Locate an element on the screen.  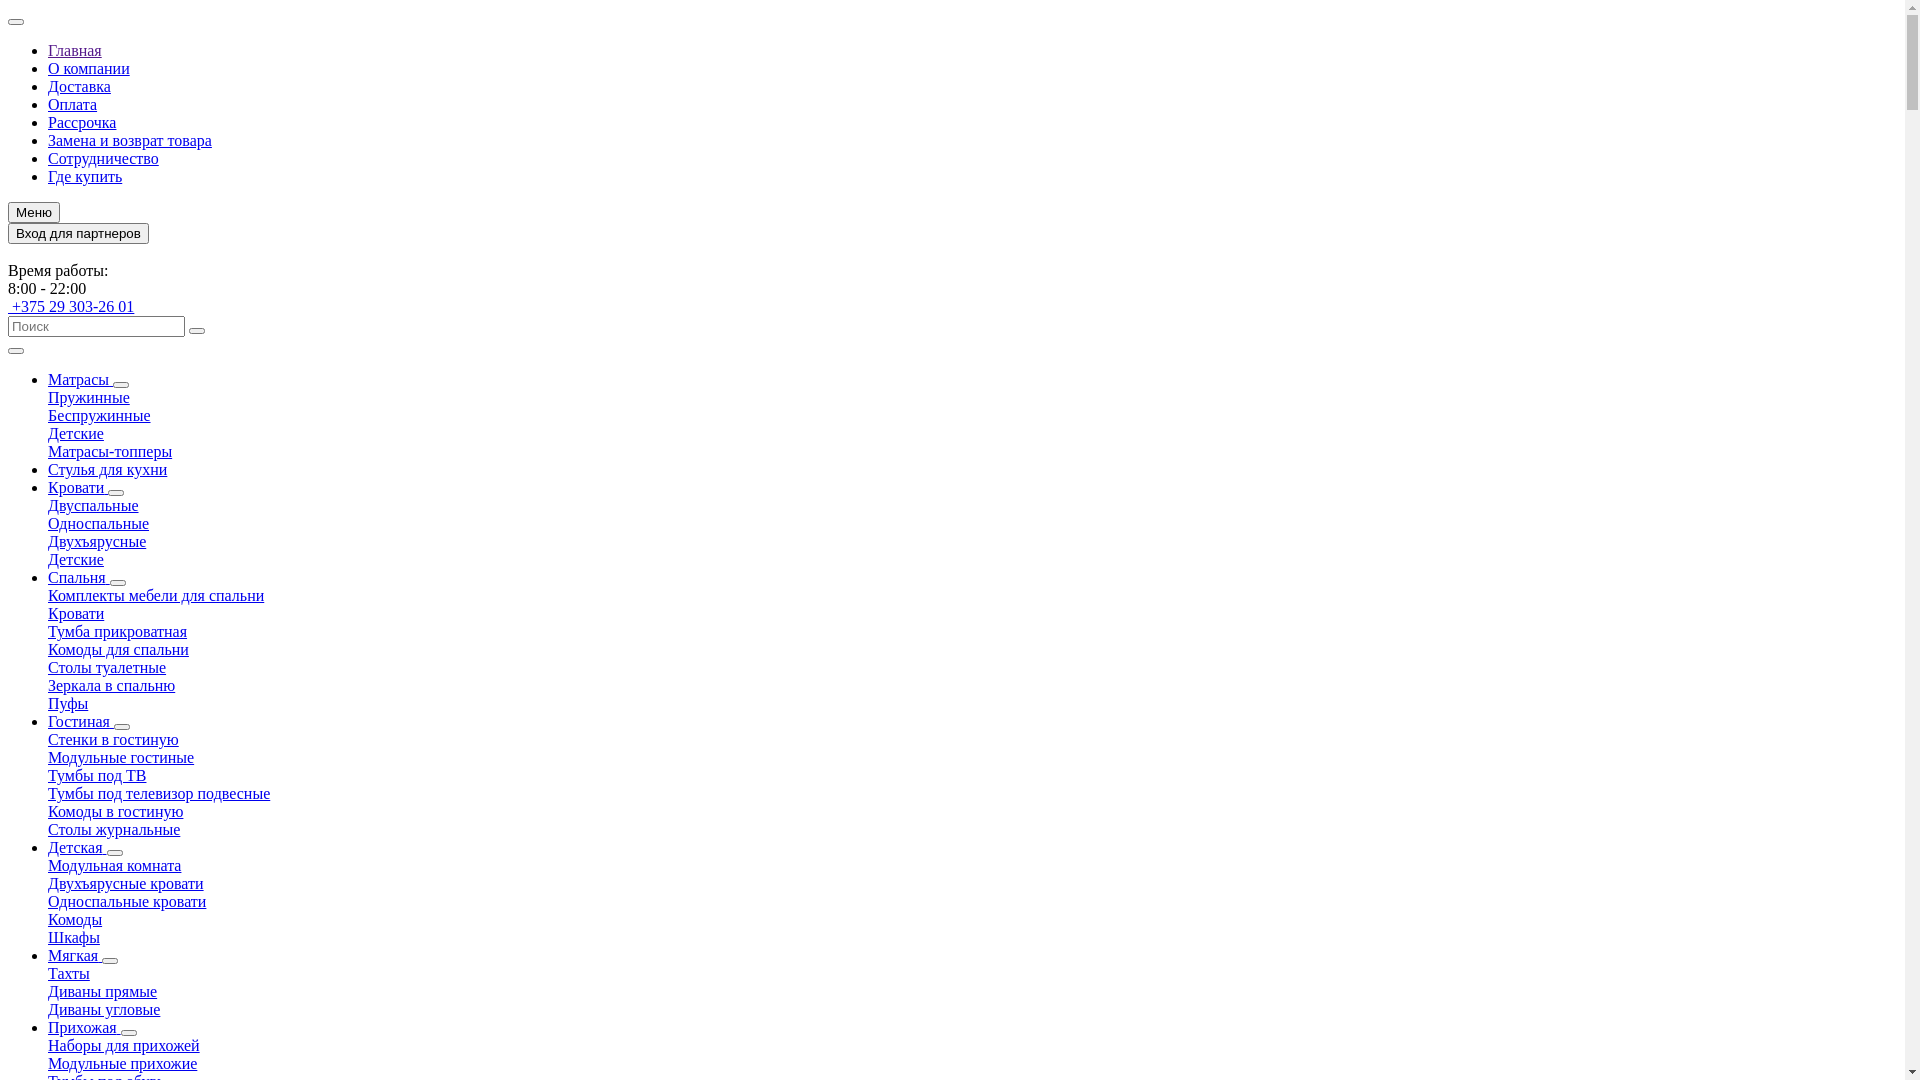
'+375 29 303-26 01' is located at coordinates (71, 306).